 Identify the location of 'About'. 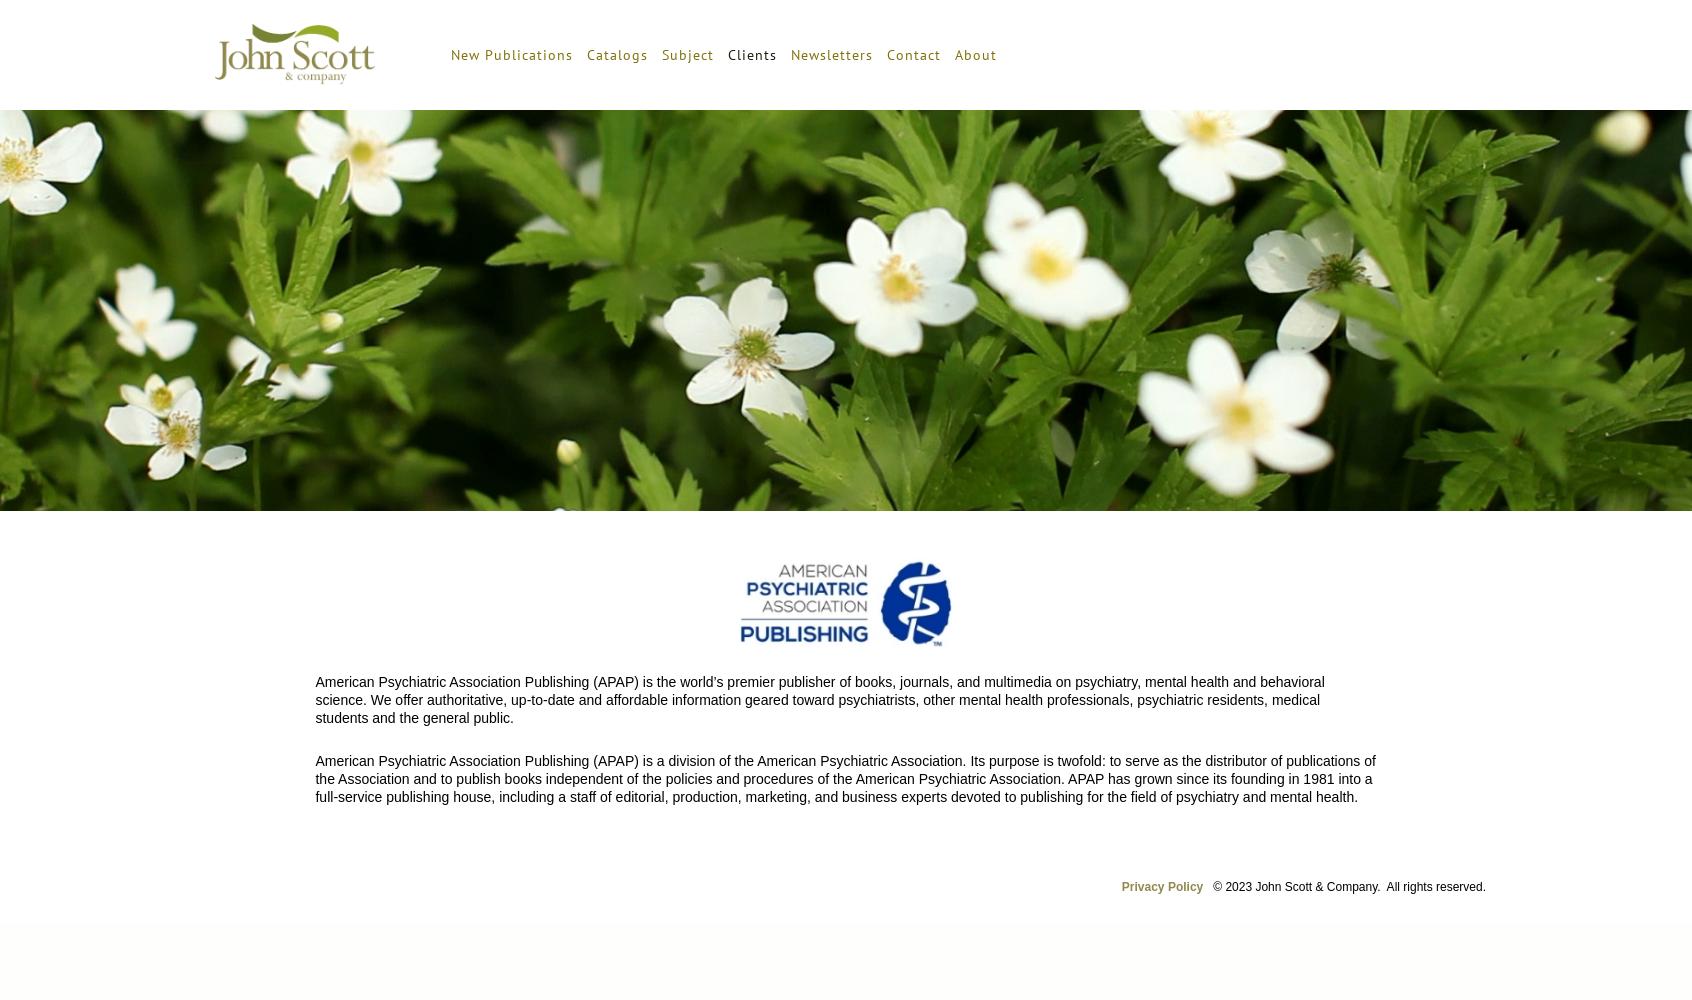
(974, 54).